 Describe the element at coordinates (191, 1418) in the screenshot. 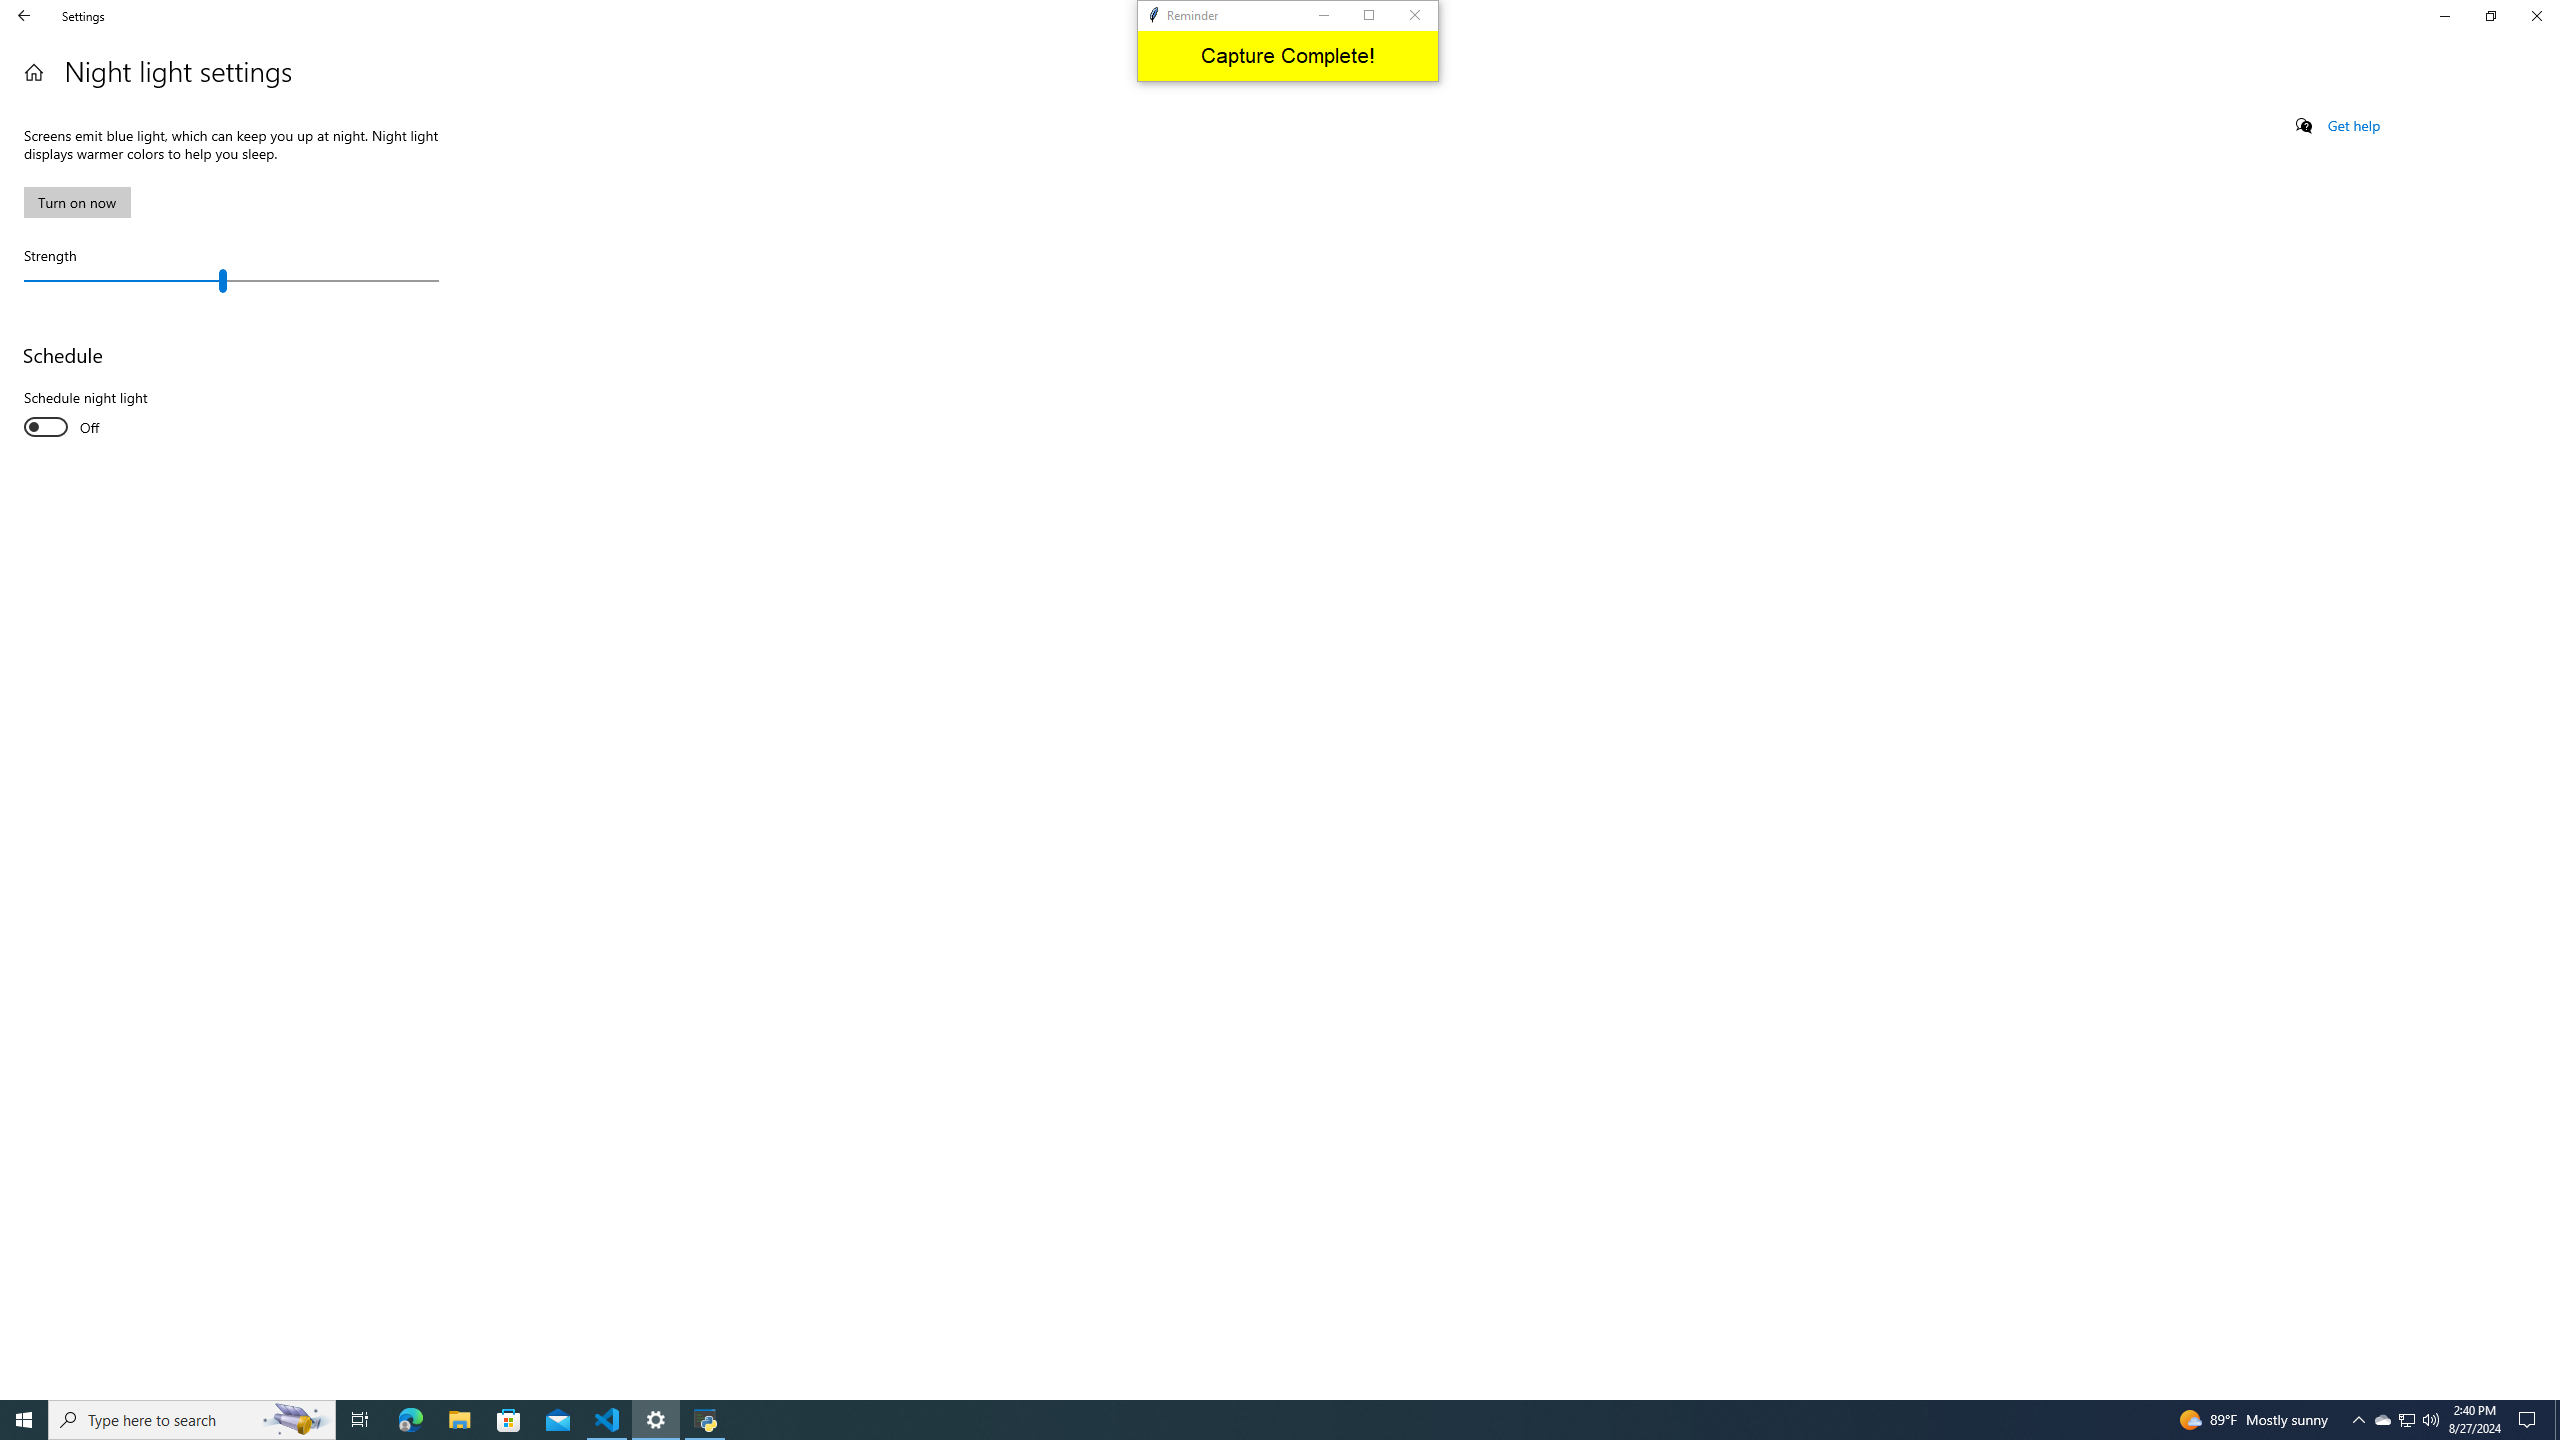

I see `'Type here to search'` at that location.